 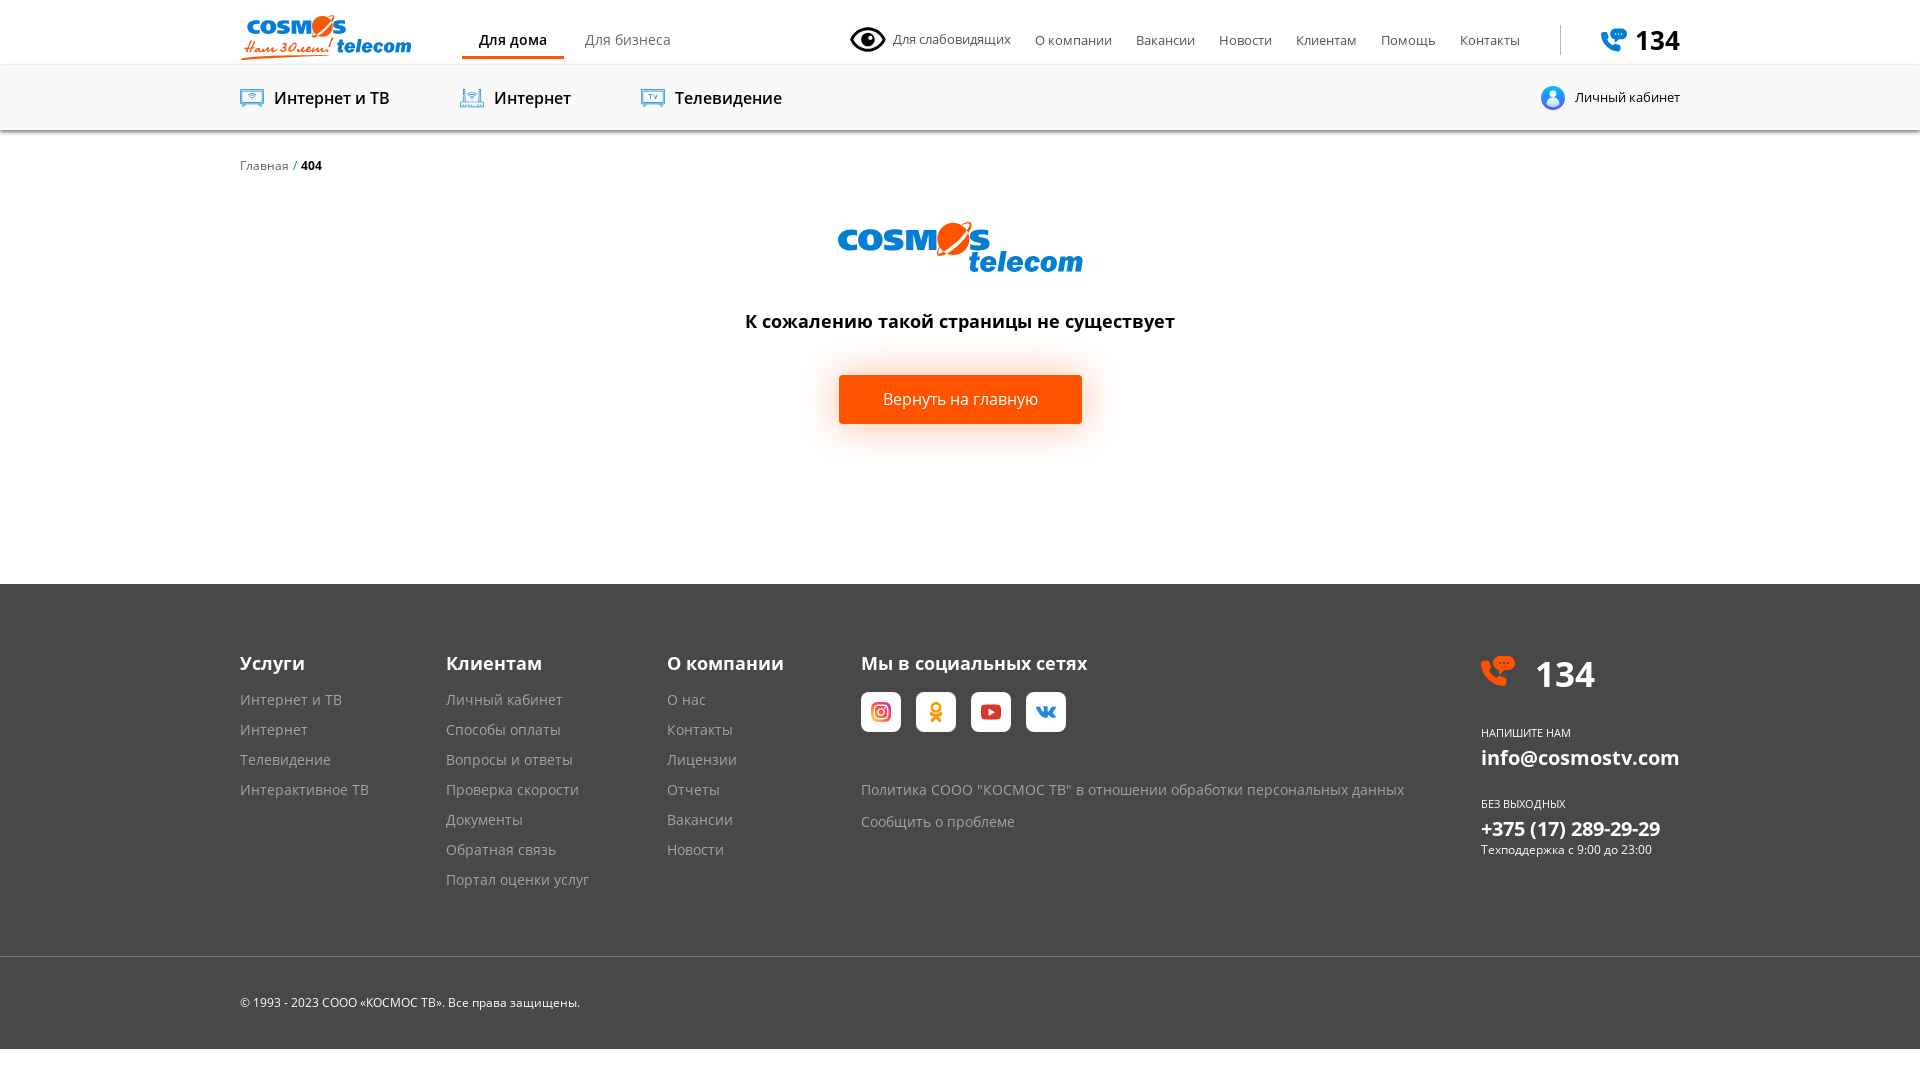 I want to click on 'info@cosmostv.com', so click(x=1579, y=757).